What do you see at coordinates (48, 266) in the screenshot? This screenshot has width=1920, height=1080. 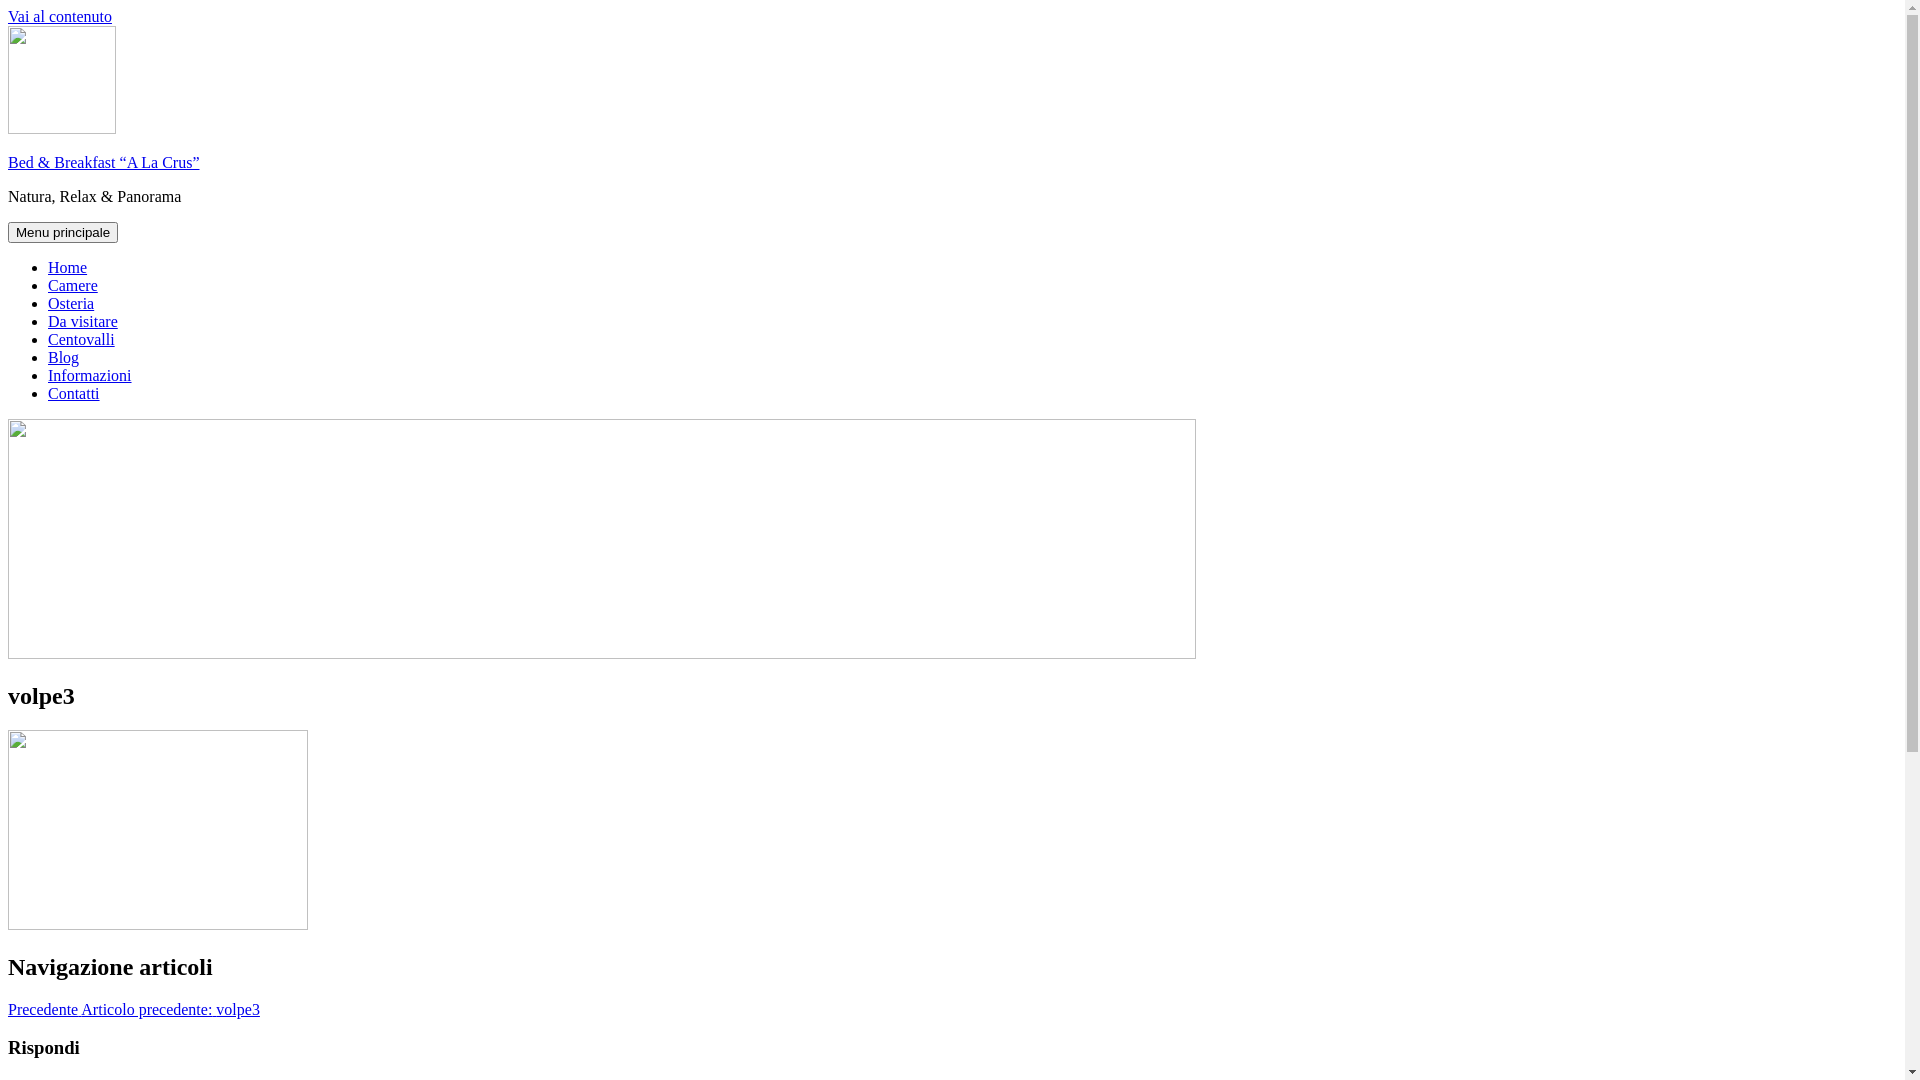 I see `'Home'` at bounding box center [48, 266].